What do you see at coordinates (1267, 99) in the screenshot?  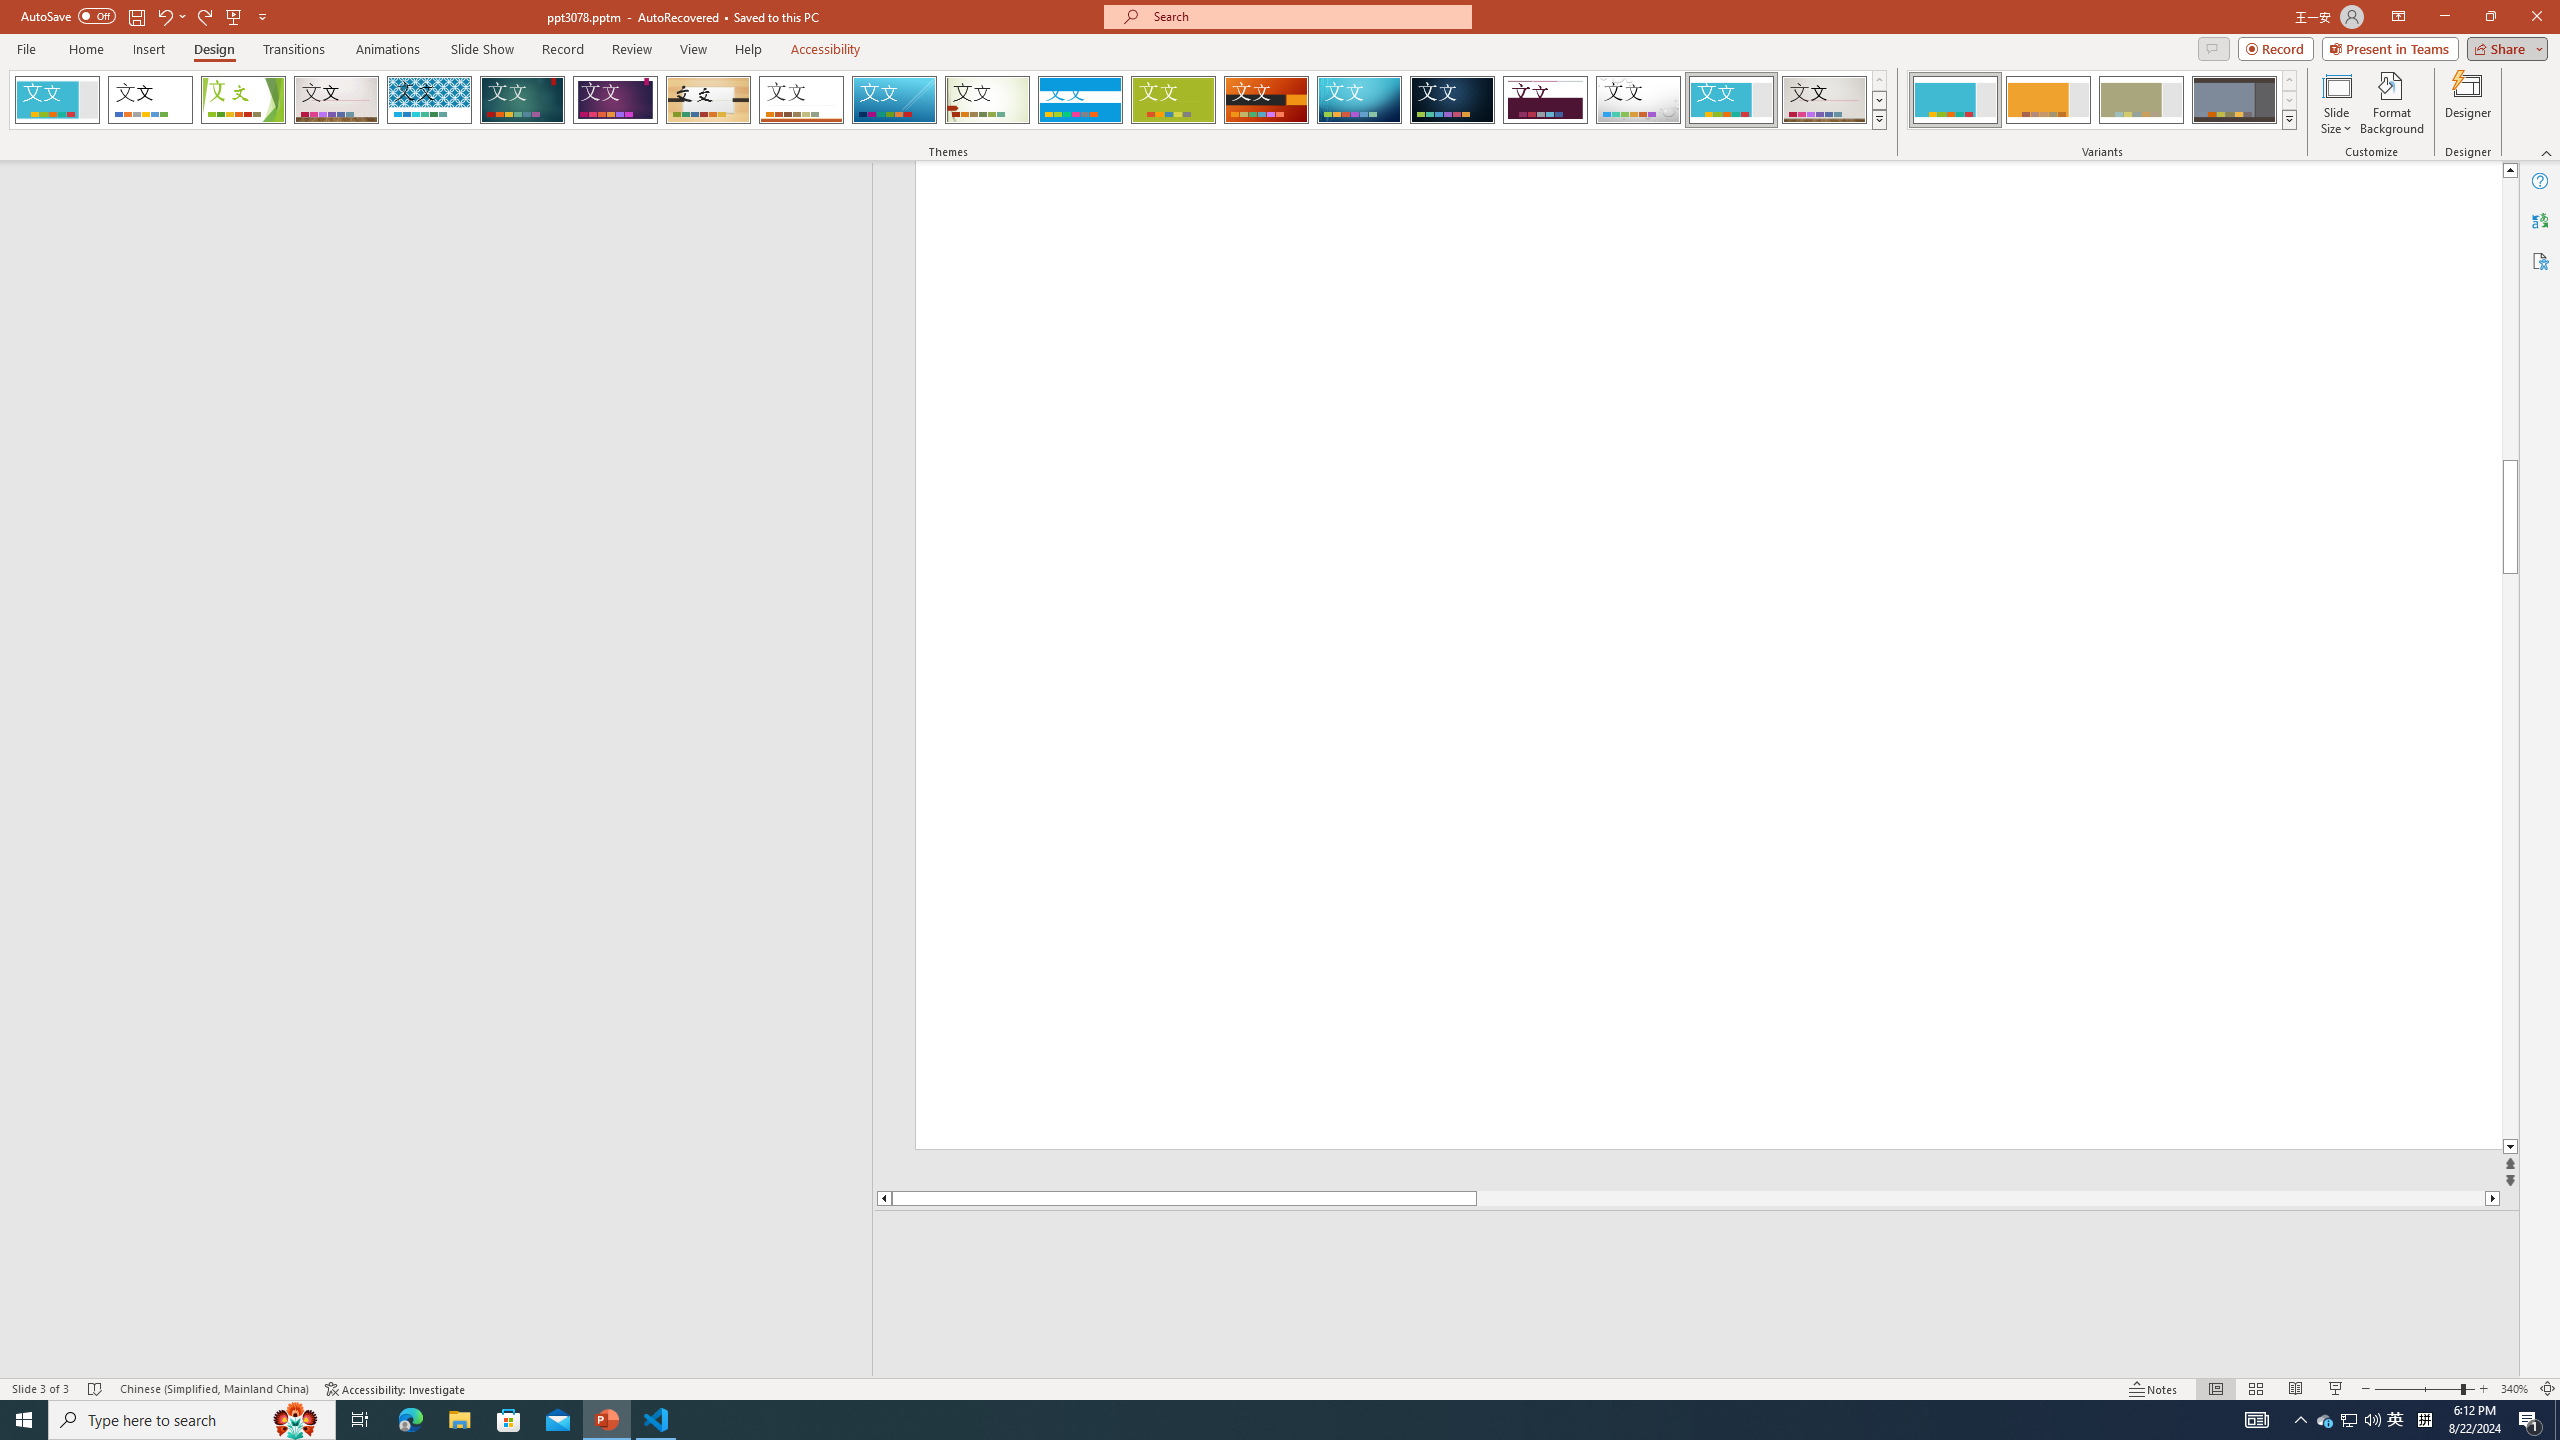 I see `'Berlin'` at bounding box center [1267, 99].